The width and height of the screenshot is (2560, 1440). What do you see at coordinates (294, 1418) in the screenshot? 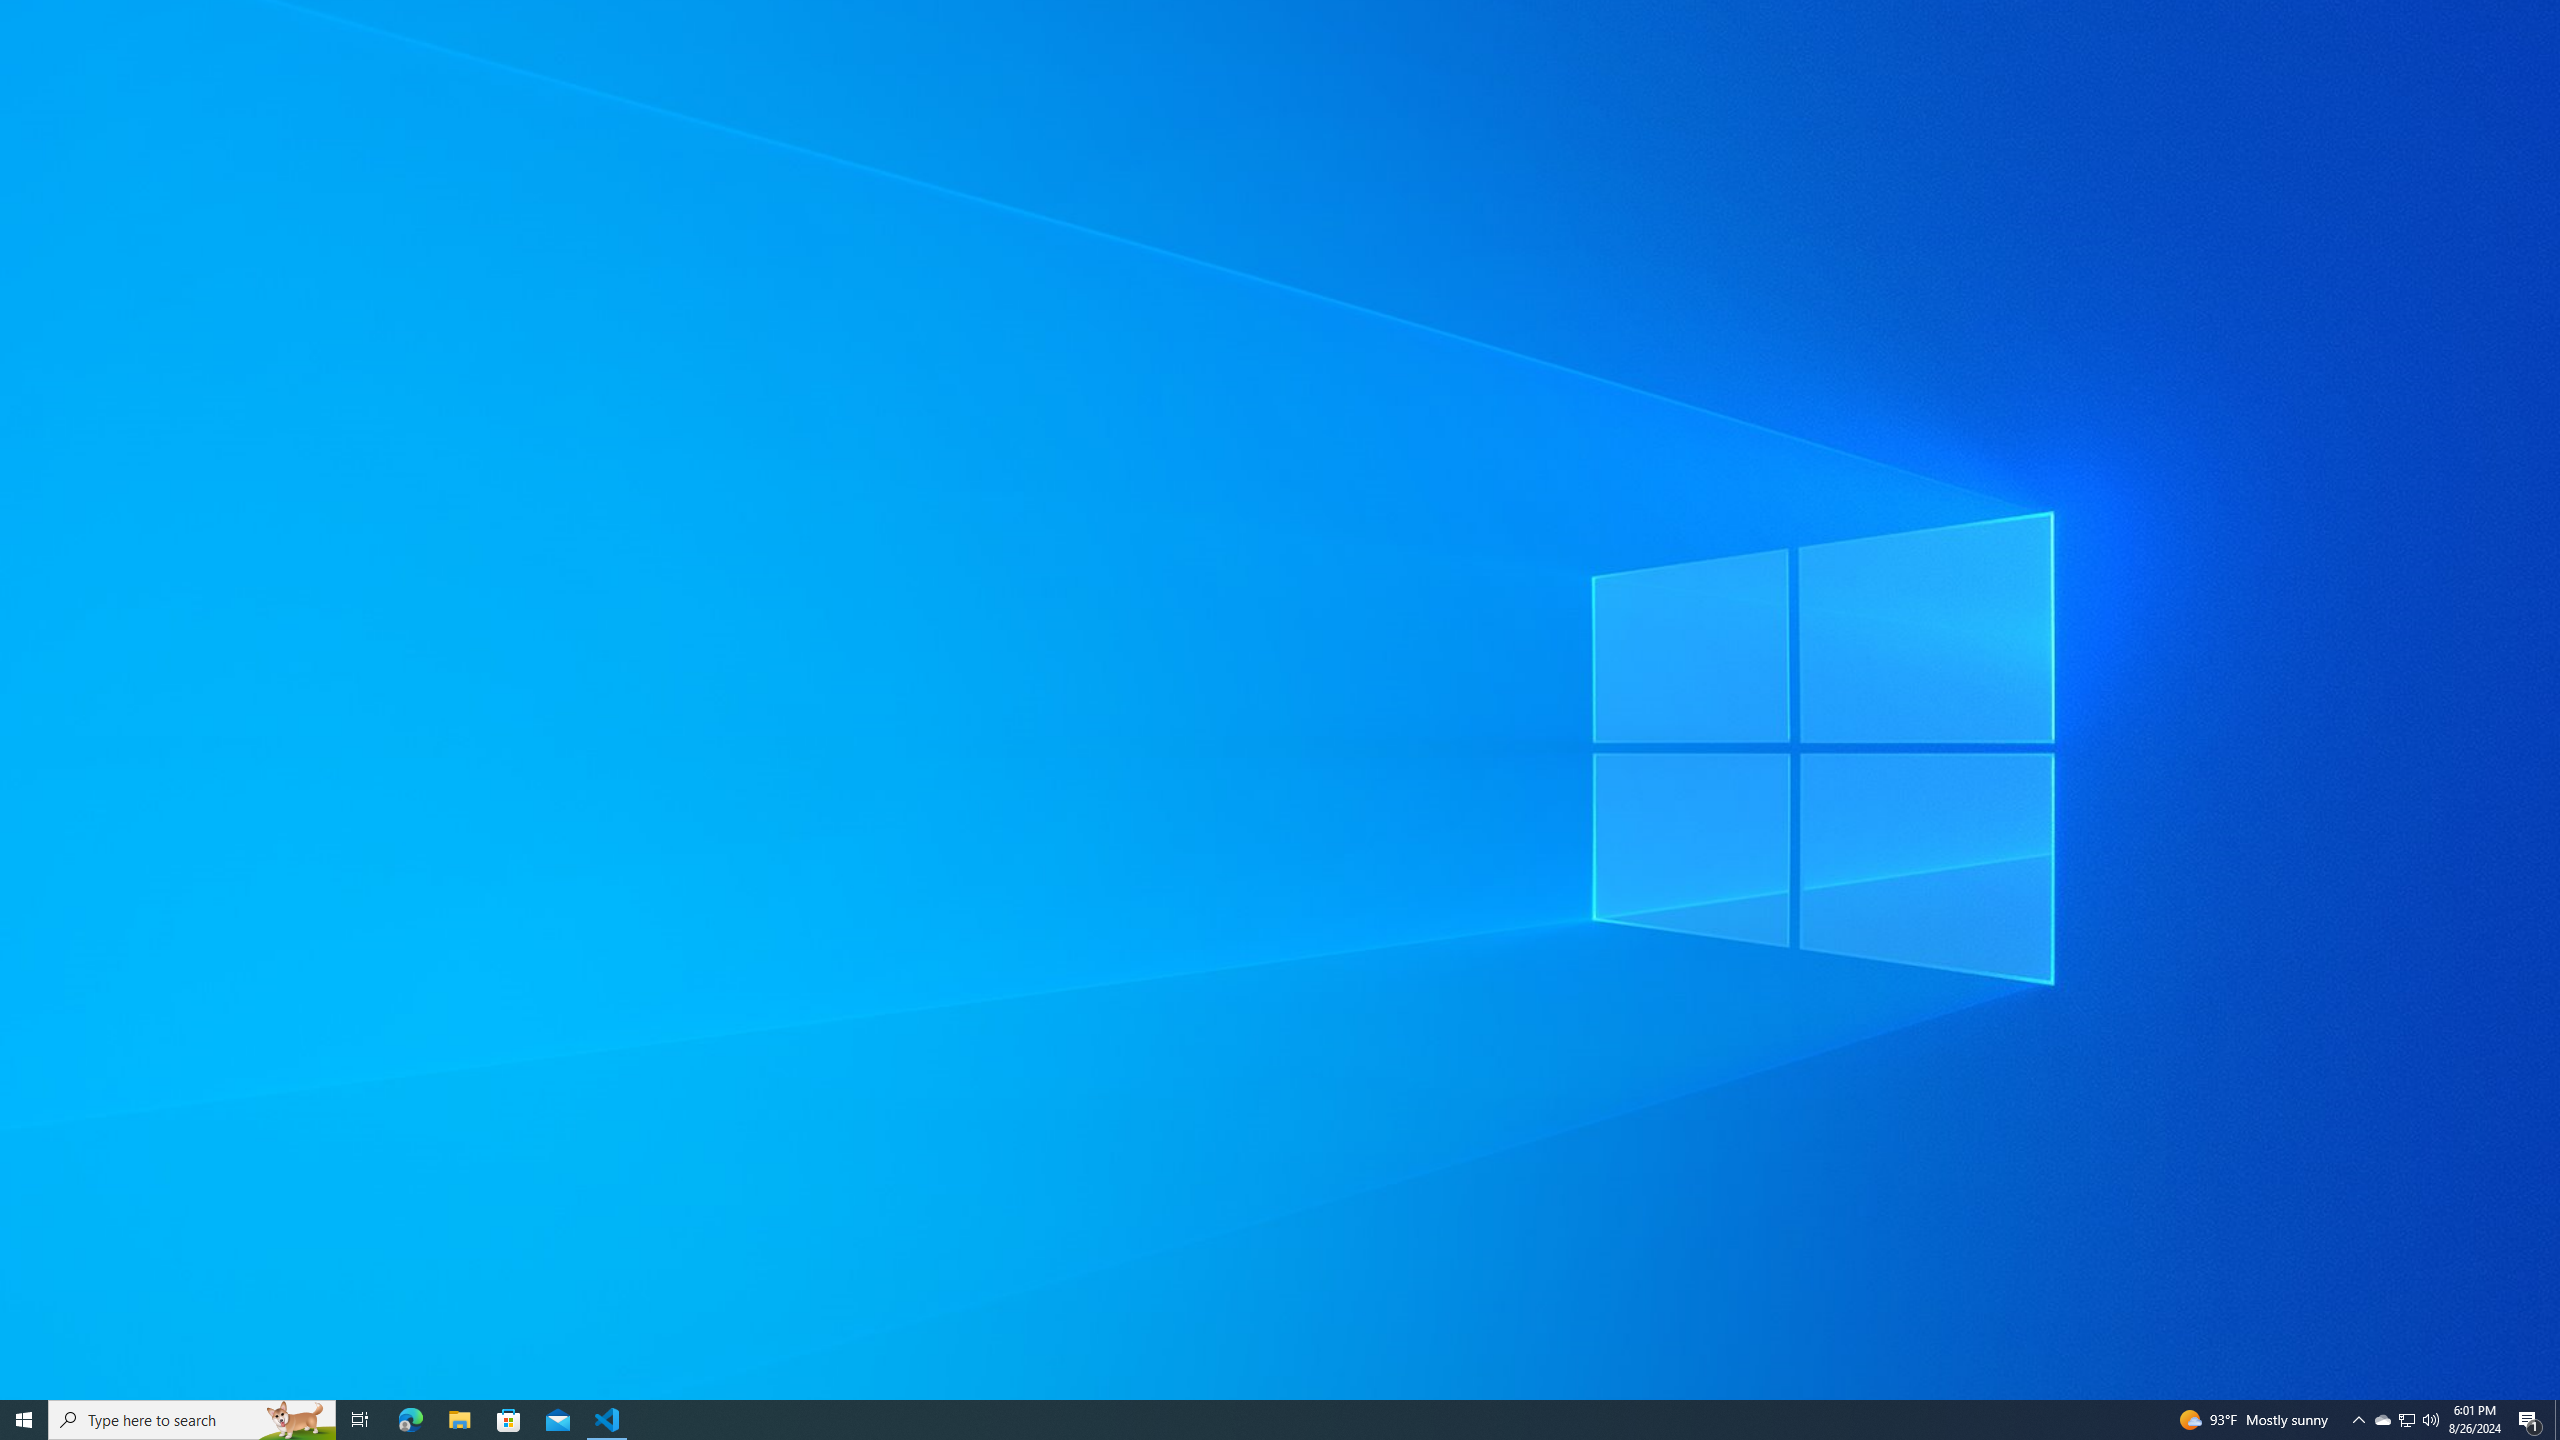
I see `'Search highlights icon opens search home window'` at bounding box center [294, 1418].